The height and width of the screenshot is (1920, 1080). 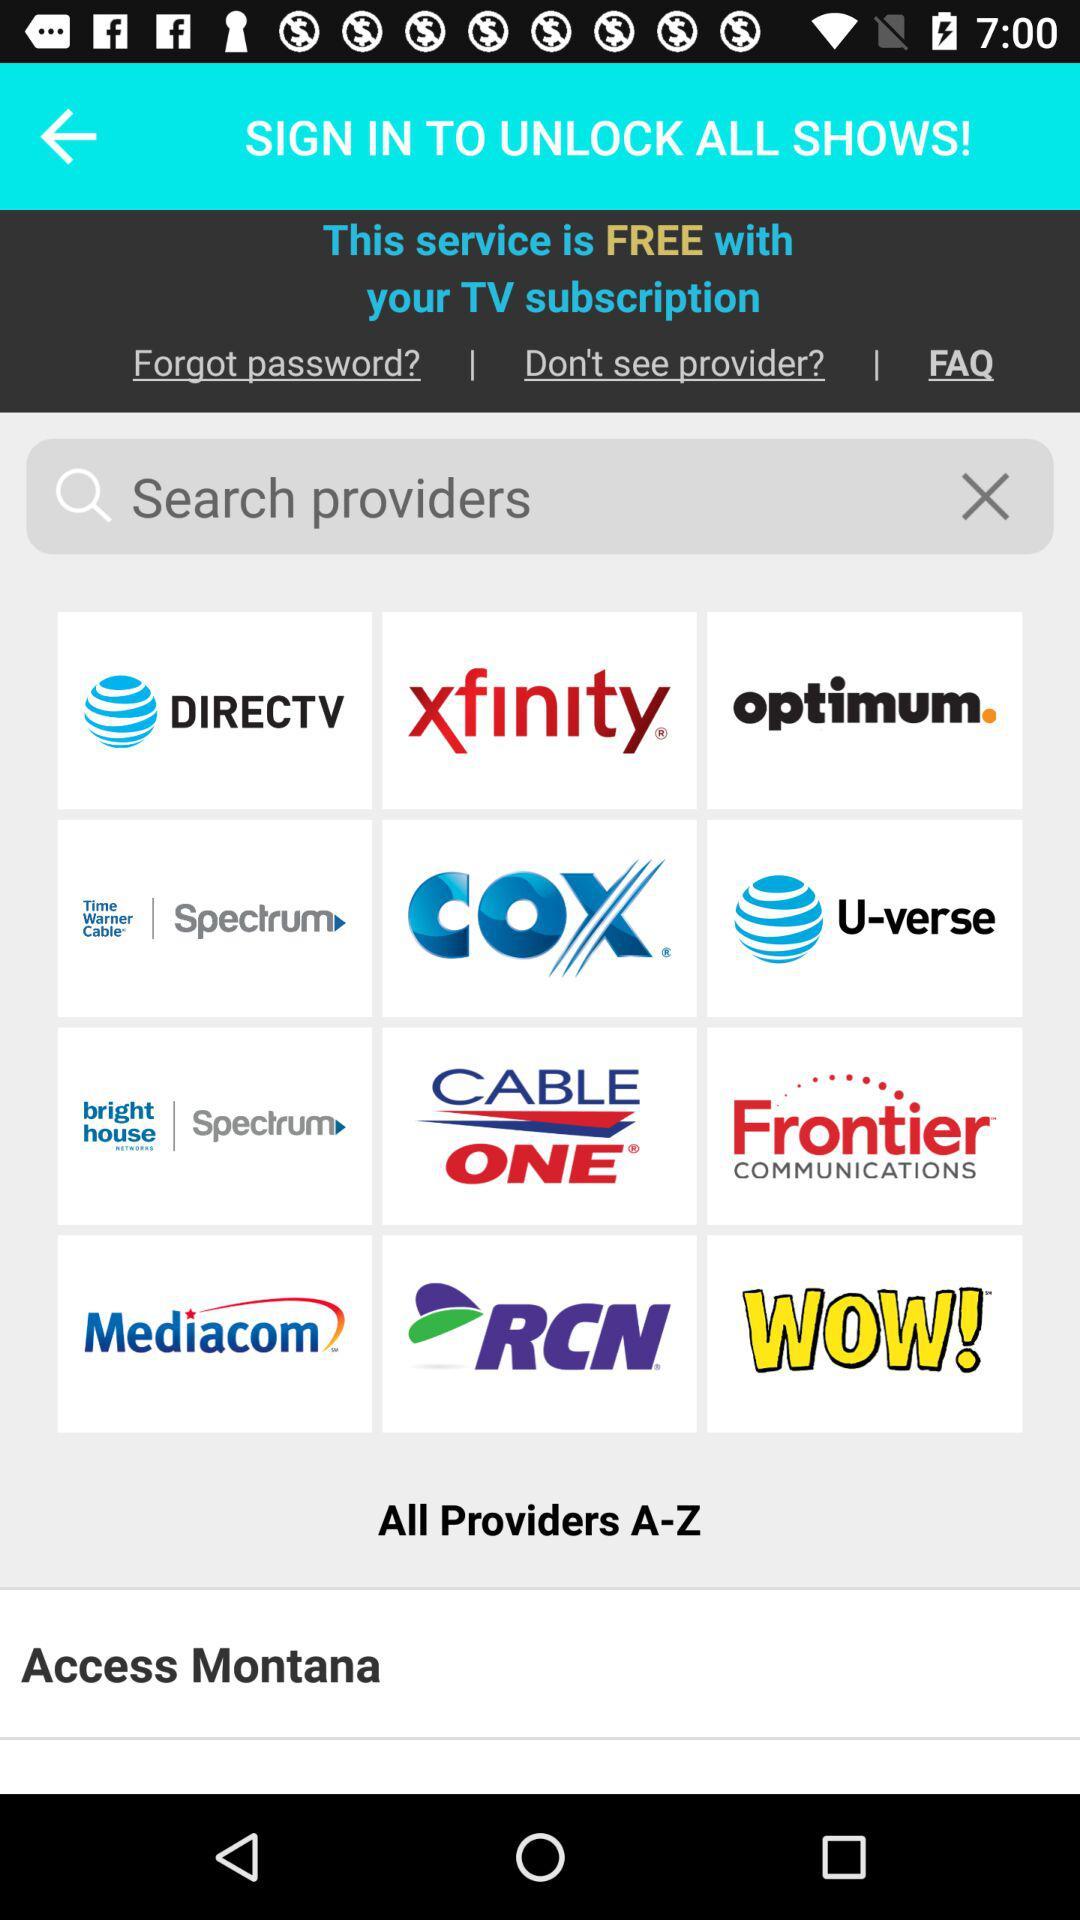 What do you see at coordinates (937, 361) in the screenshot?
I see `the item next to |` at bounding box center [937, 361].